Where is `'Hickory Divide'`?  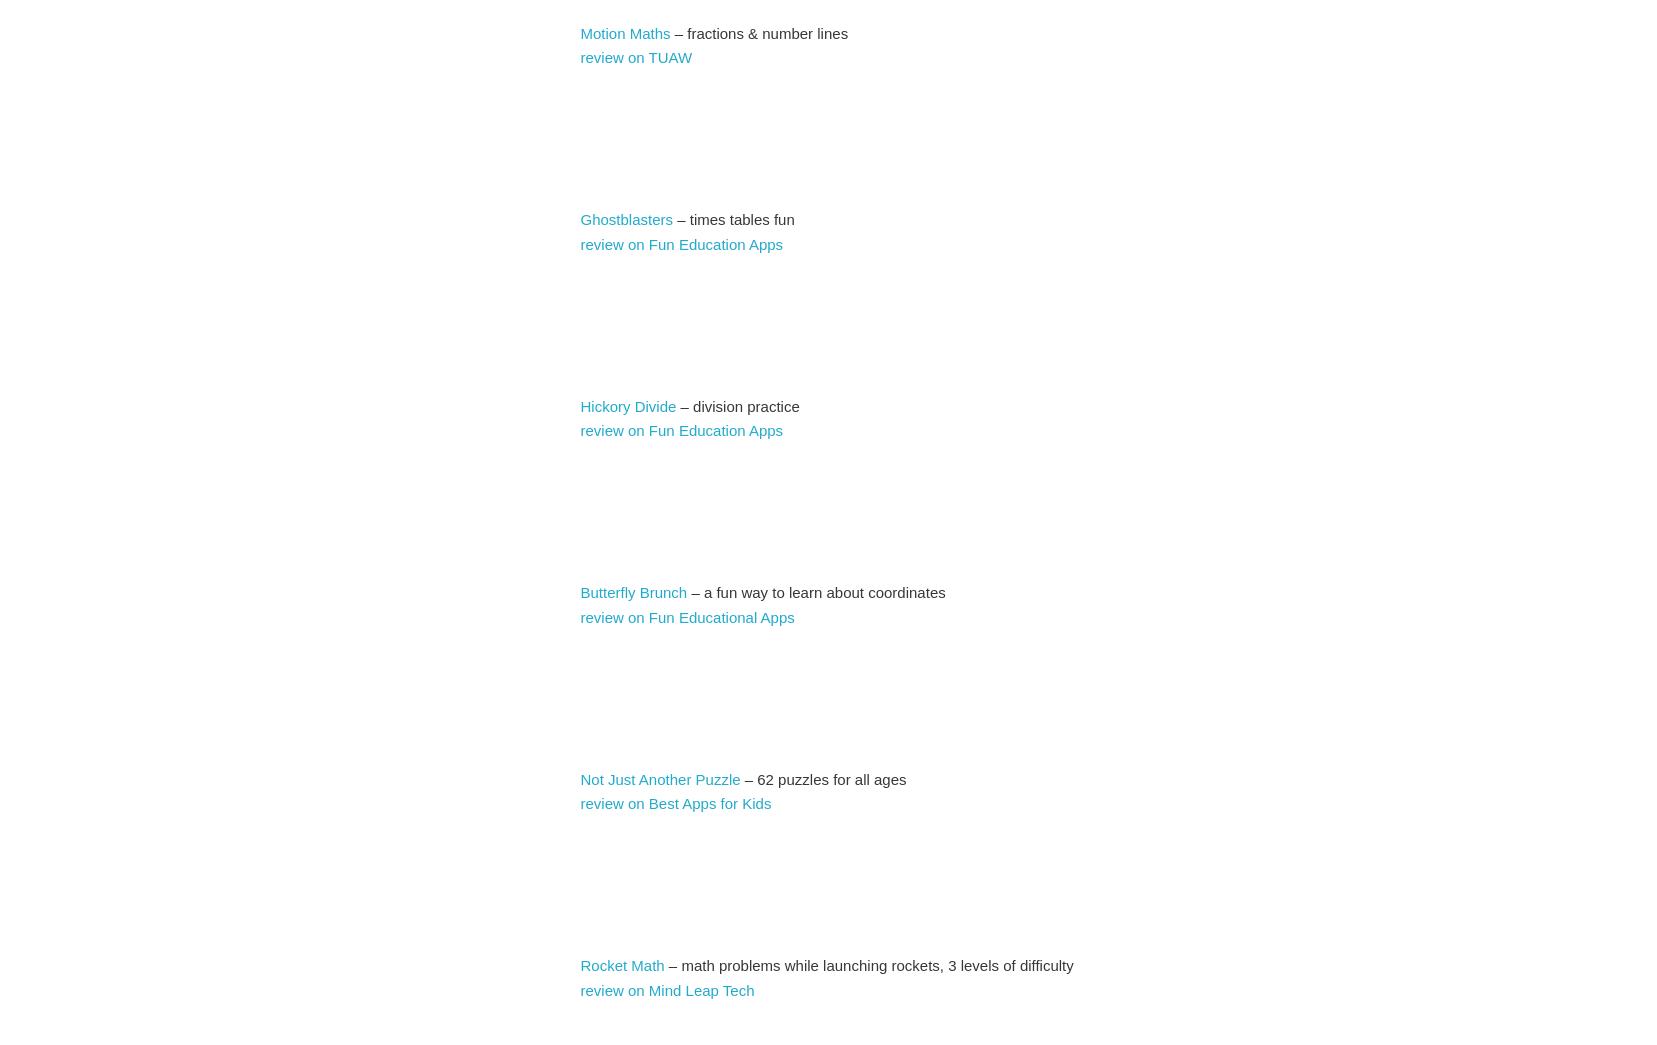
'Hickory Divide' is located at coordinates (579, 404).